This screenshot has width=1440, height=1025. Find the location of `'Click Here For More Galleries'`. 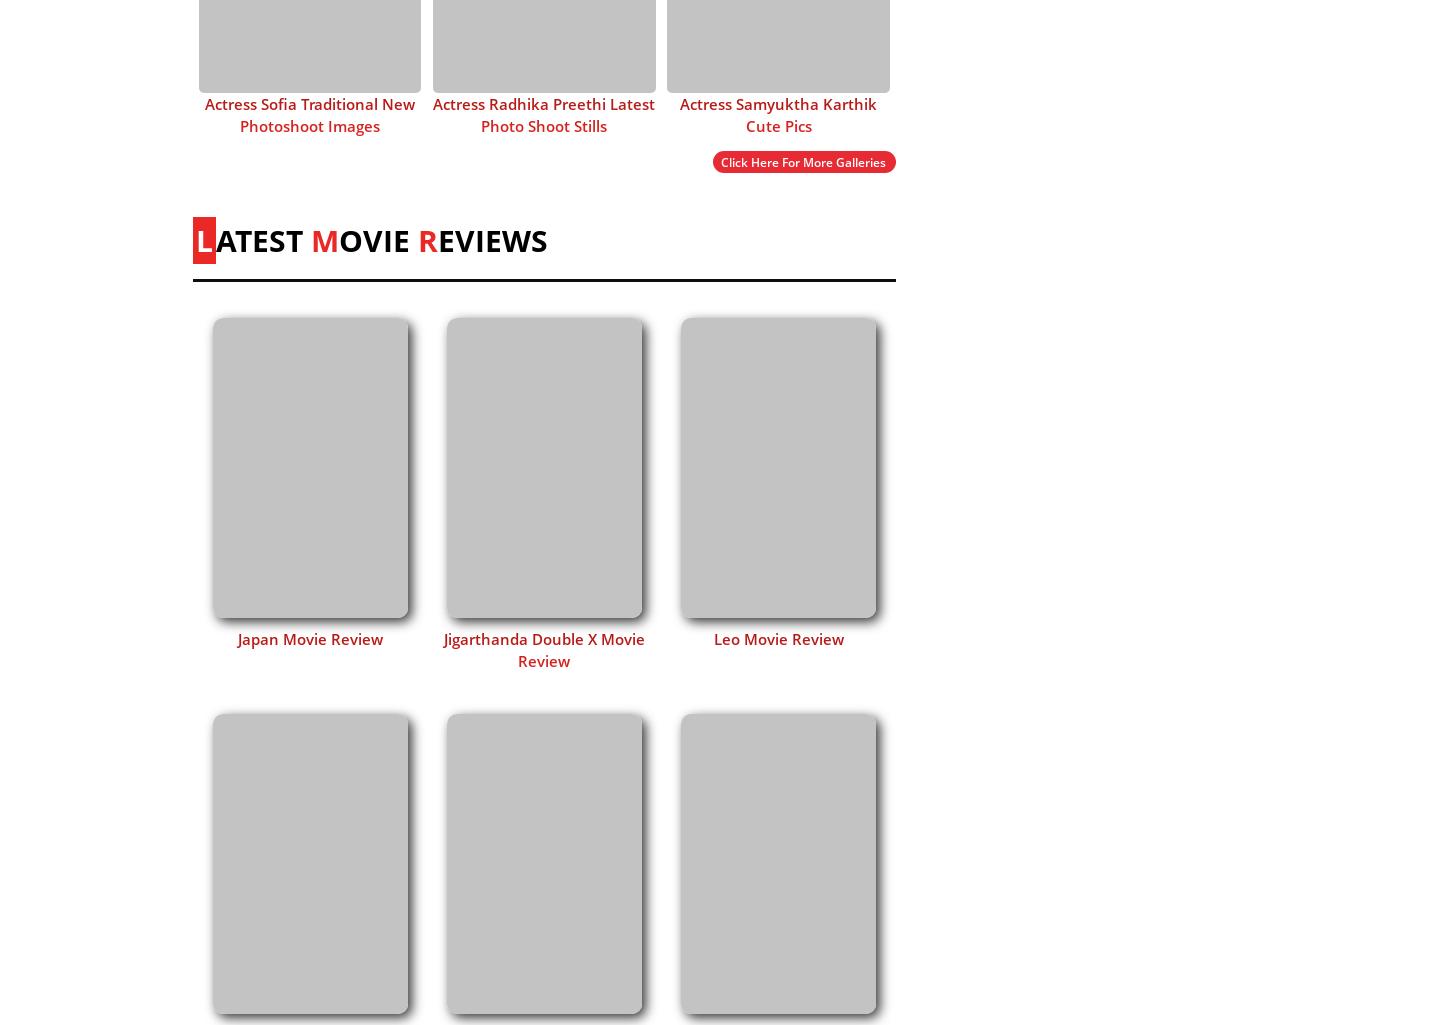

'Click Here For More Galleries' is located at coordinates (802, 160).